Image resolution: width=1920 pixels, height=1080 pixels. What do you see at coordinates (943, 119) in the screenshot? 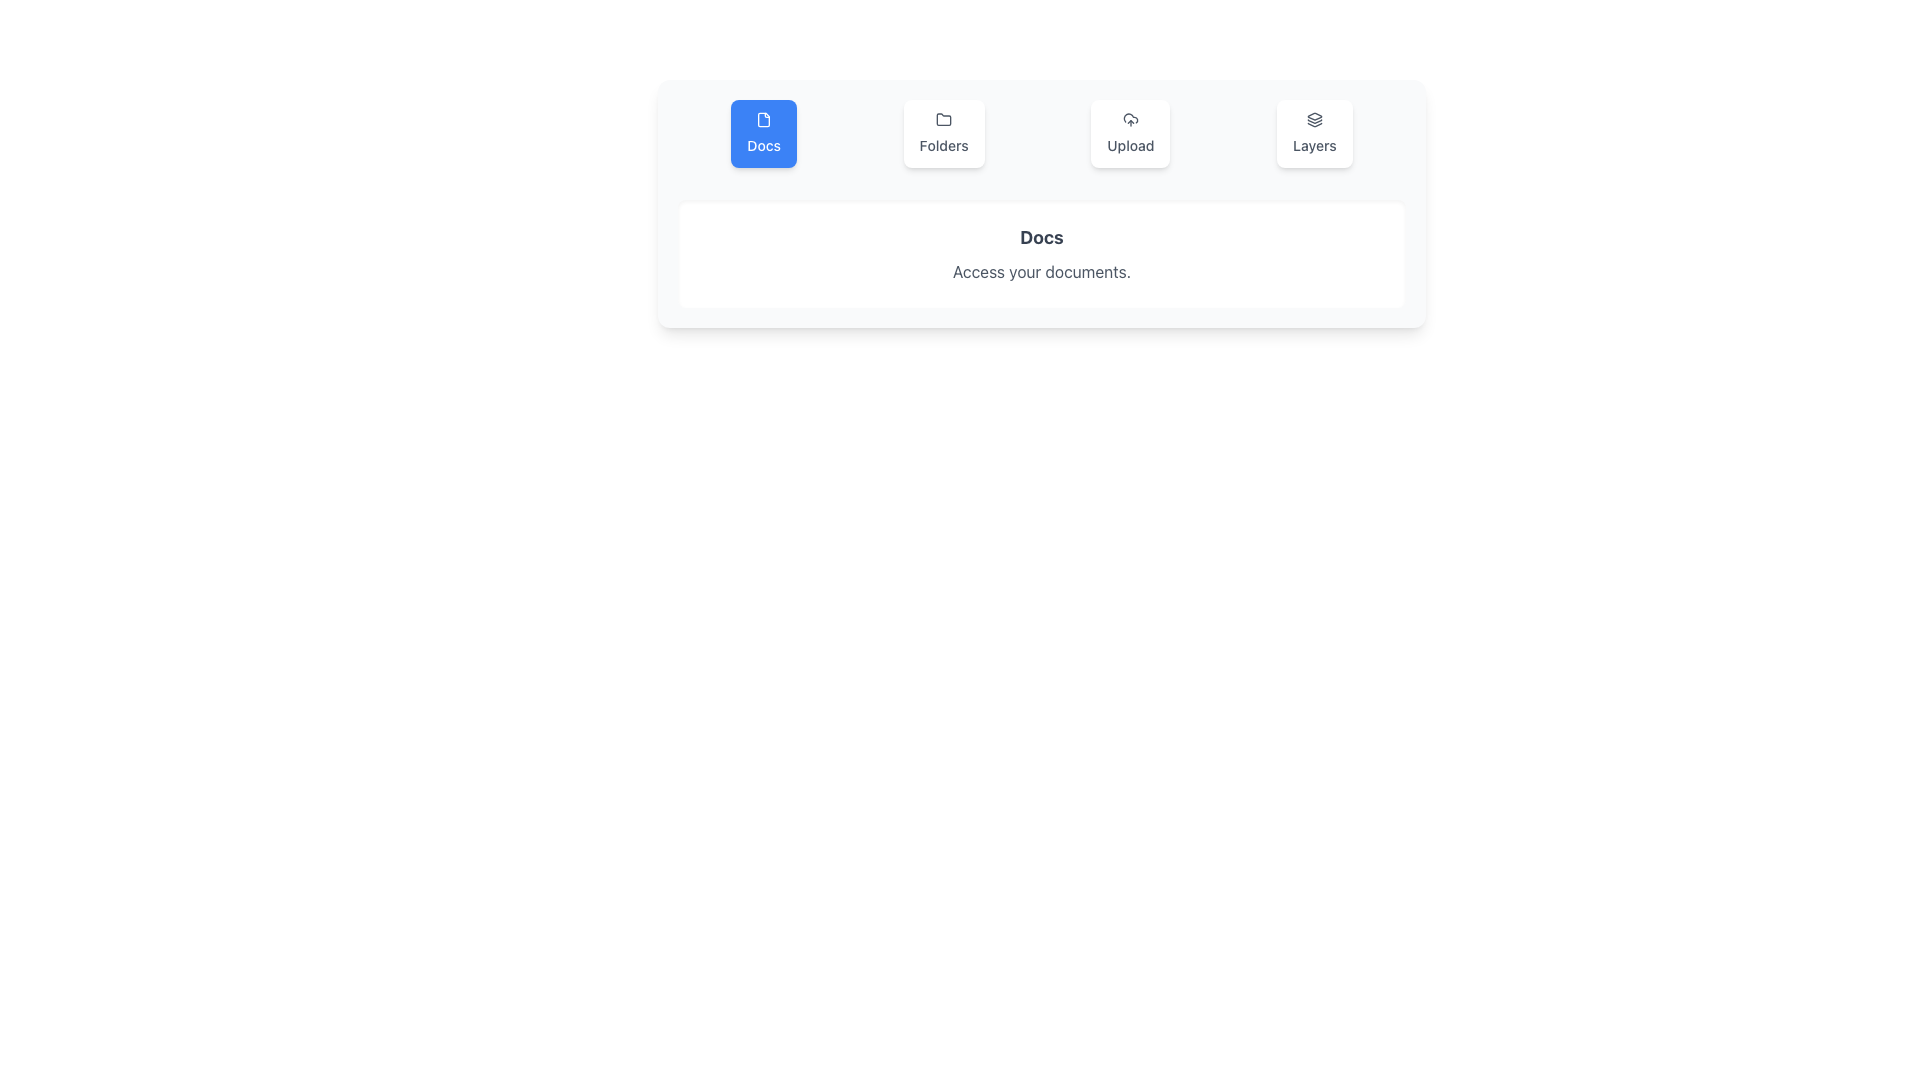
I see `the folder icon located at the top of the 'Folders' card, which is represented in a minimalistic style and positioned between the 'Docs' and 'Upload' cards` at bounding box center [943, 119].